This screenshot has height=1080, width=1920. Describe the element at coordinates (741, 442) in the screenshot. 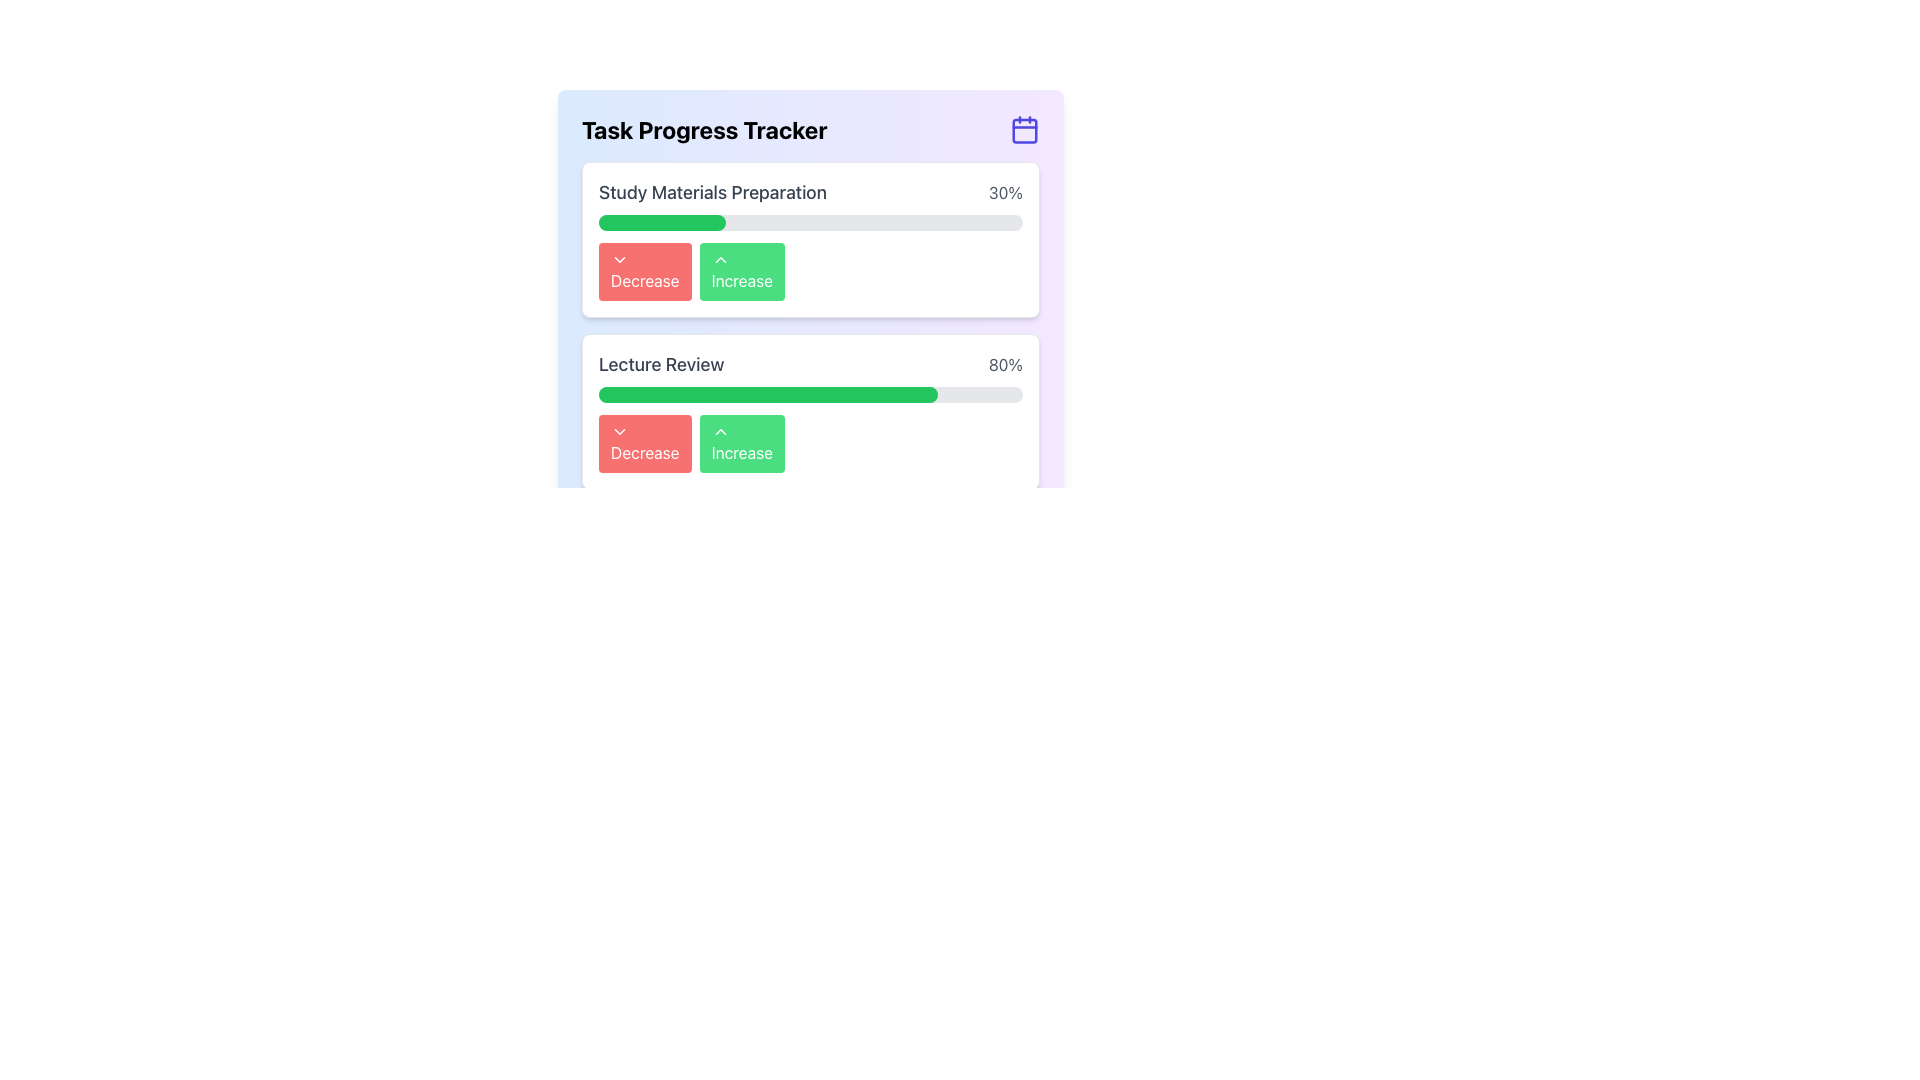

I see `the green 'Increase' button with white text and an upward-pointing chevron icon in the 'Lecture Review' task progress section to increase the task value` at that location.